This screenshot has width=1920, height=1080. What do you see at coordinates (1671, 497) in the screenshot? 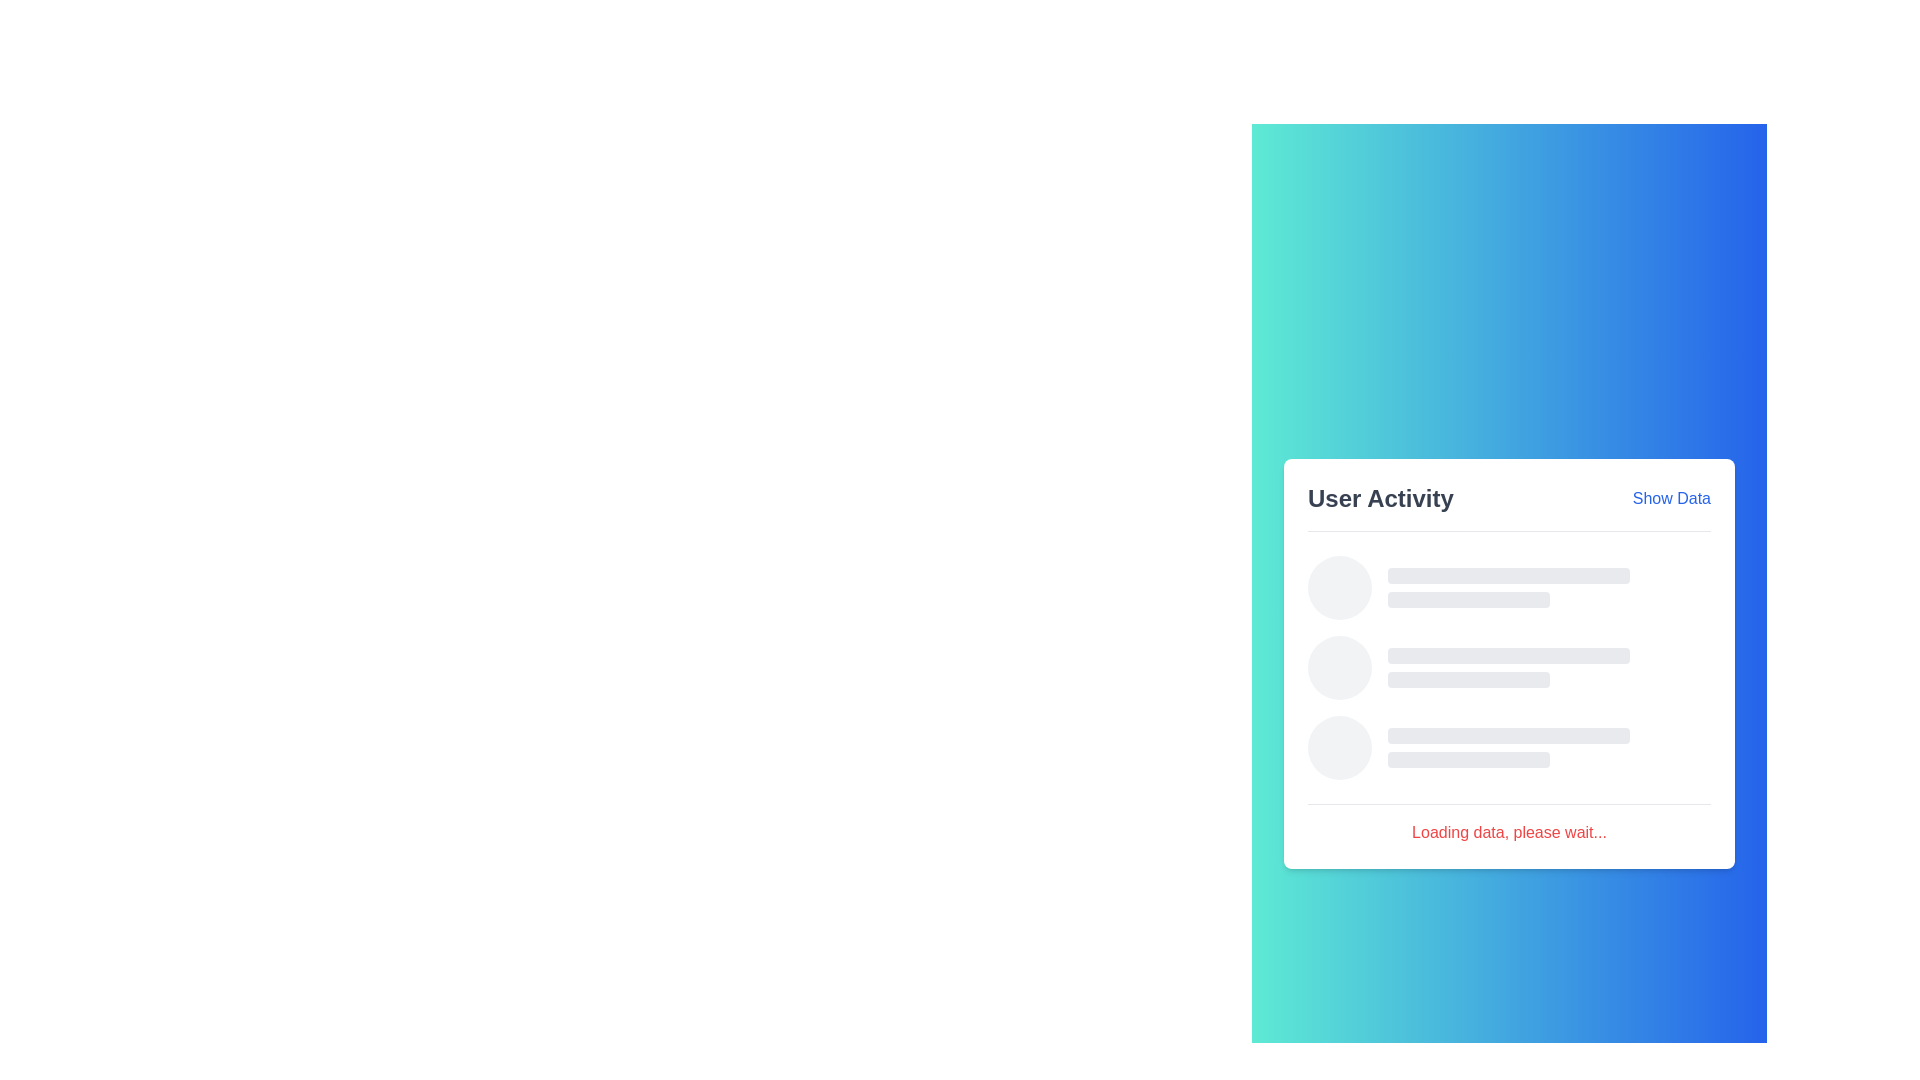
I see `the 'Show Data' text link located in the top-right corner of the panel containing the title 'User Activity'` at bounding box center [1671, 497].